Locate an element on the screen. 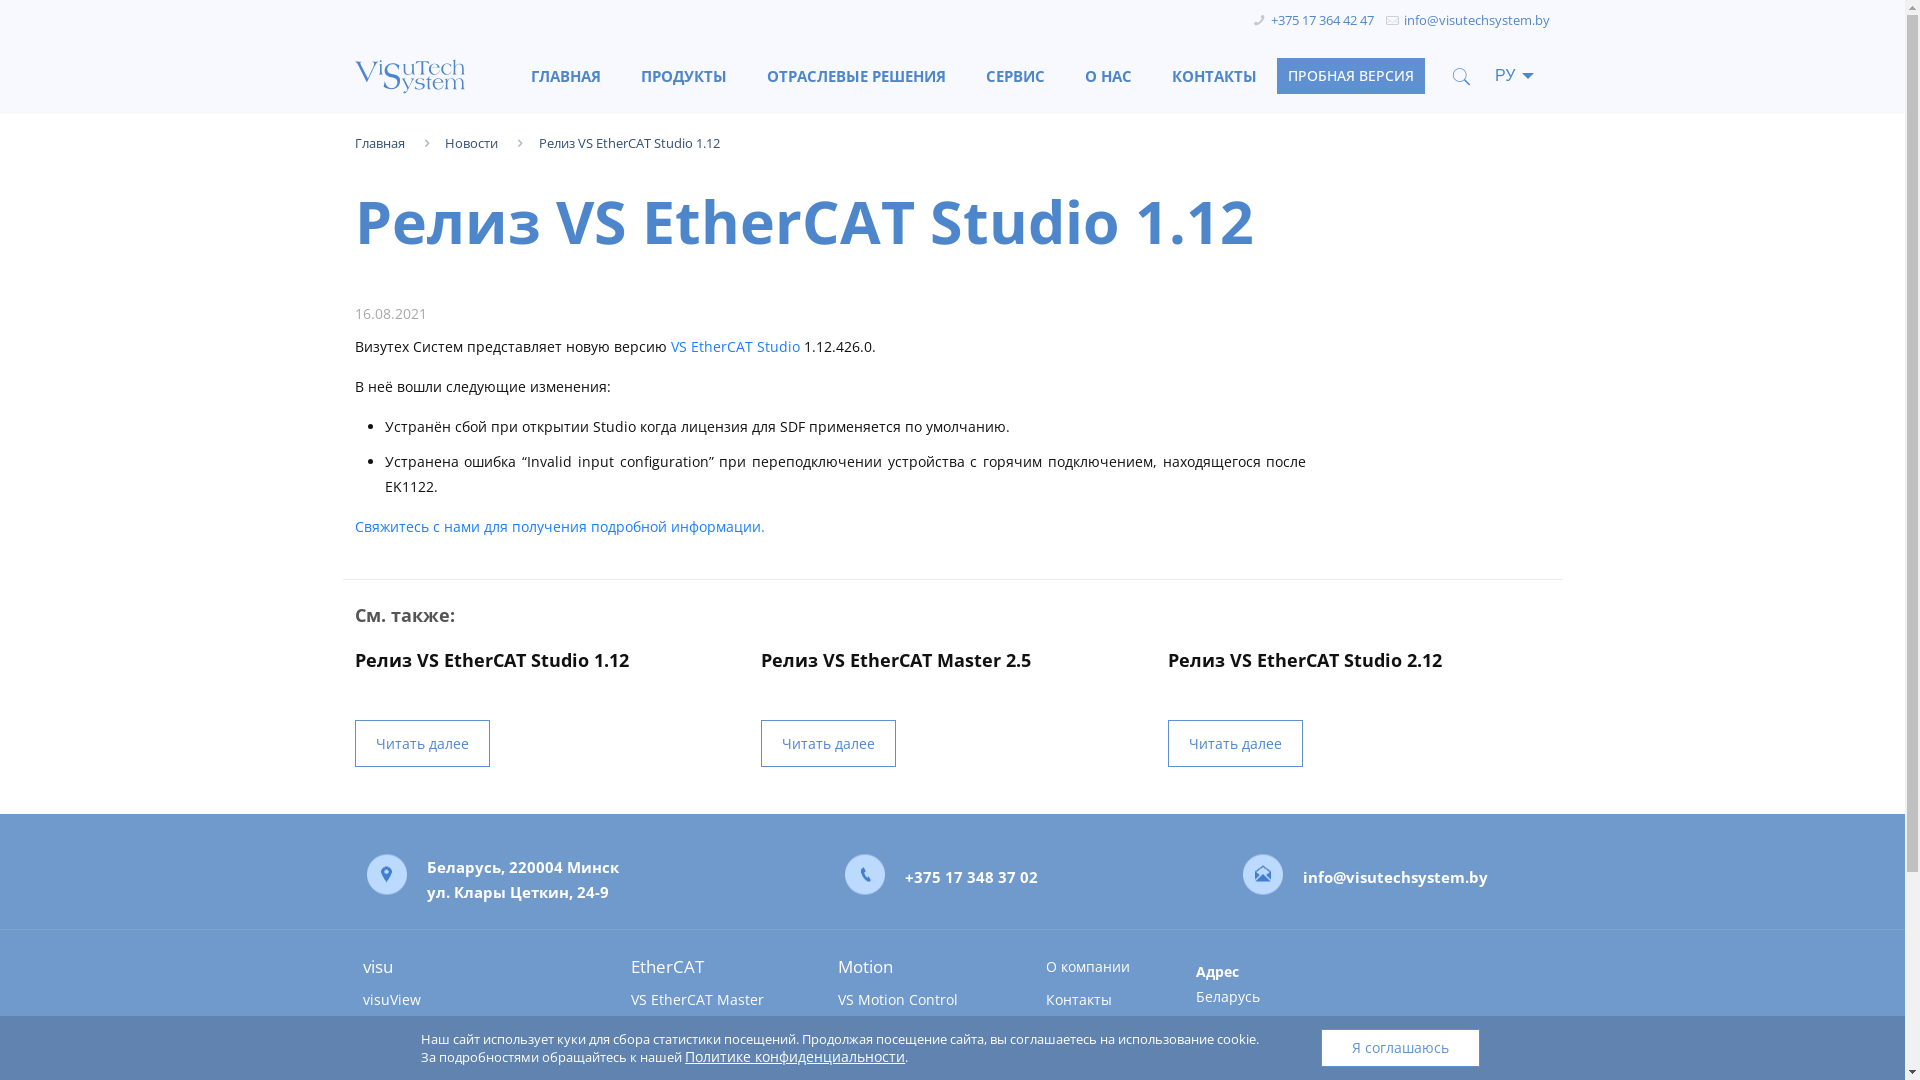 This screenshot has width=1920, height=1080. 'VS EtherCAT Master' is located at coordinates (711, 999).